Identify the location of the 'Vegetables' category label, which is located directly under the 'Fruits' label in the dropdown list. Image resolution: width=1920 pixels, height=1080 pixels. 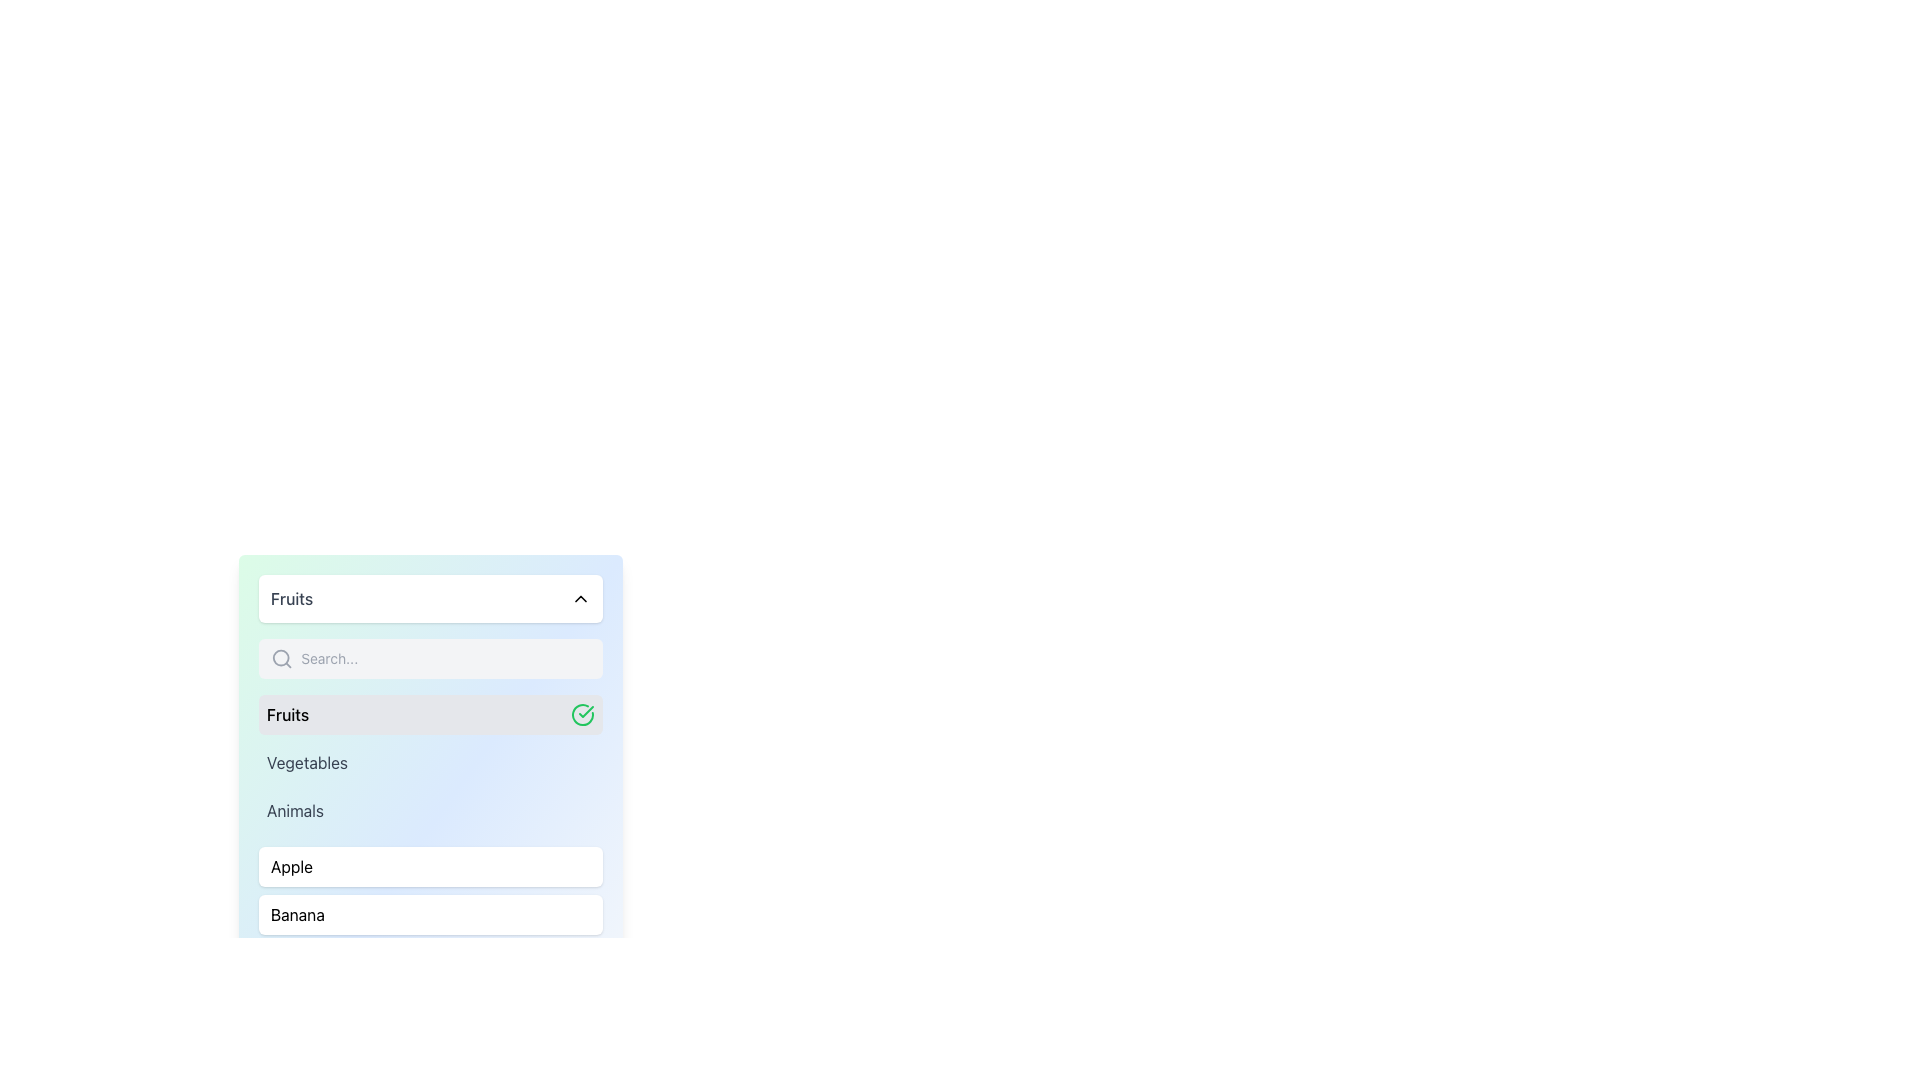
(306, 763).